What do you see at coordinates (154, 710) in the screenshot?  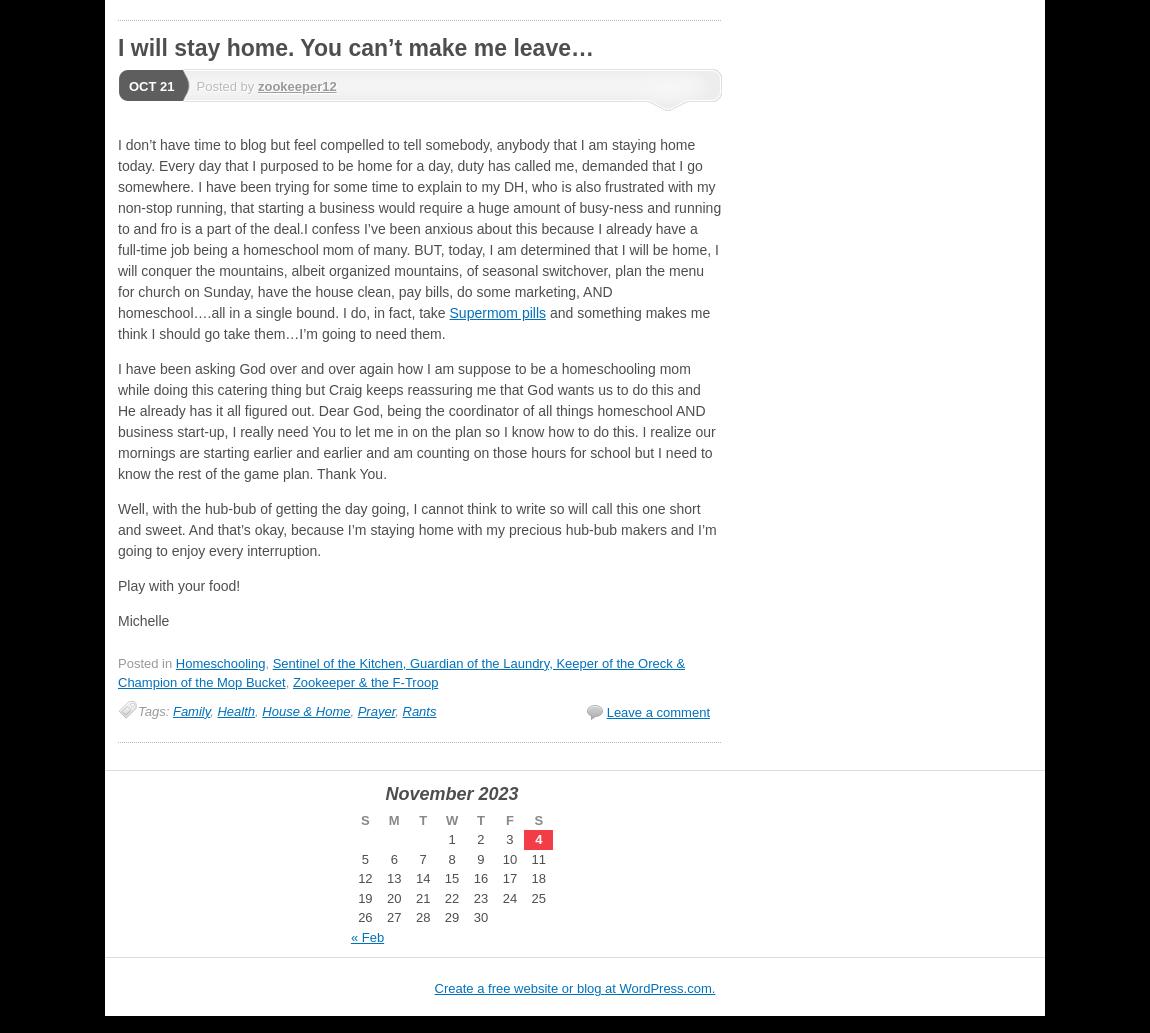 I see `'Tags:'` at bounding box center [154, 710].